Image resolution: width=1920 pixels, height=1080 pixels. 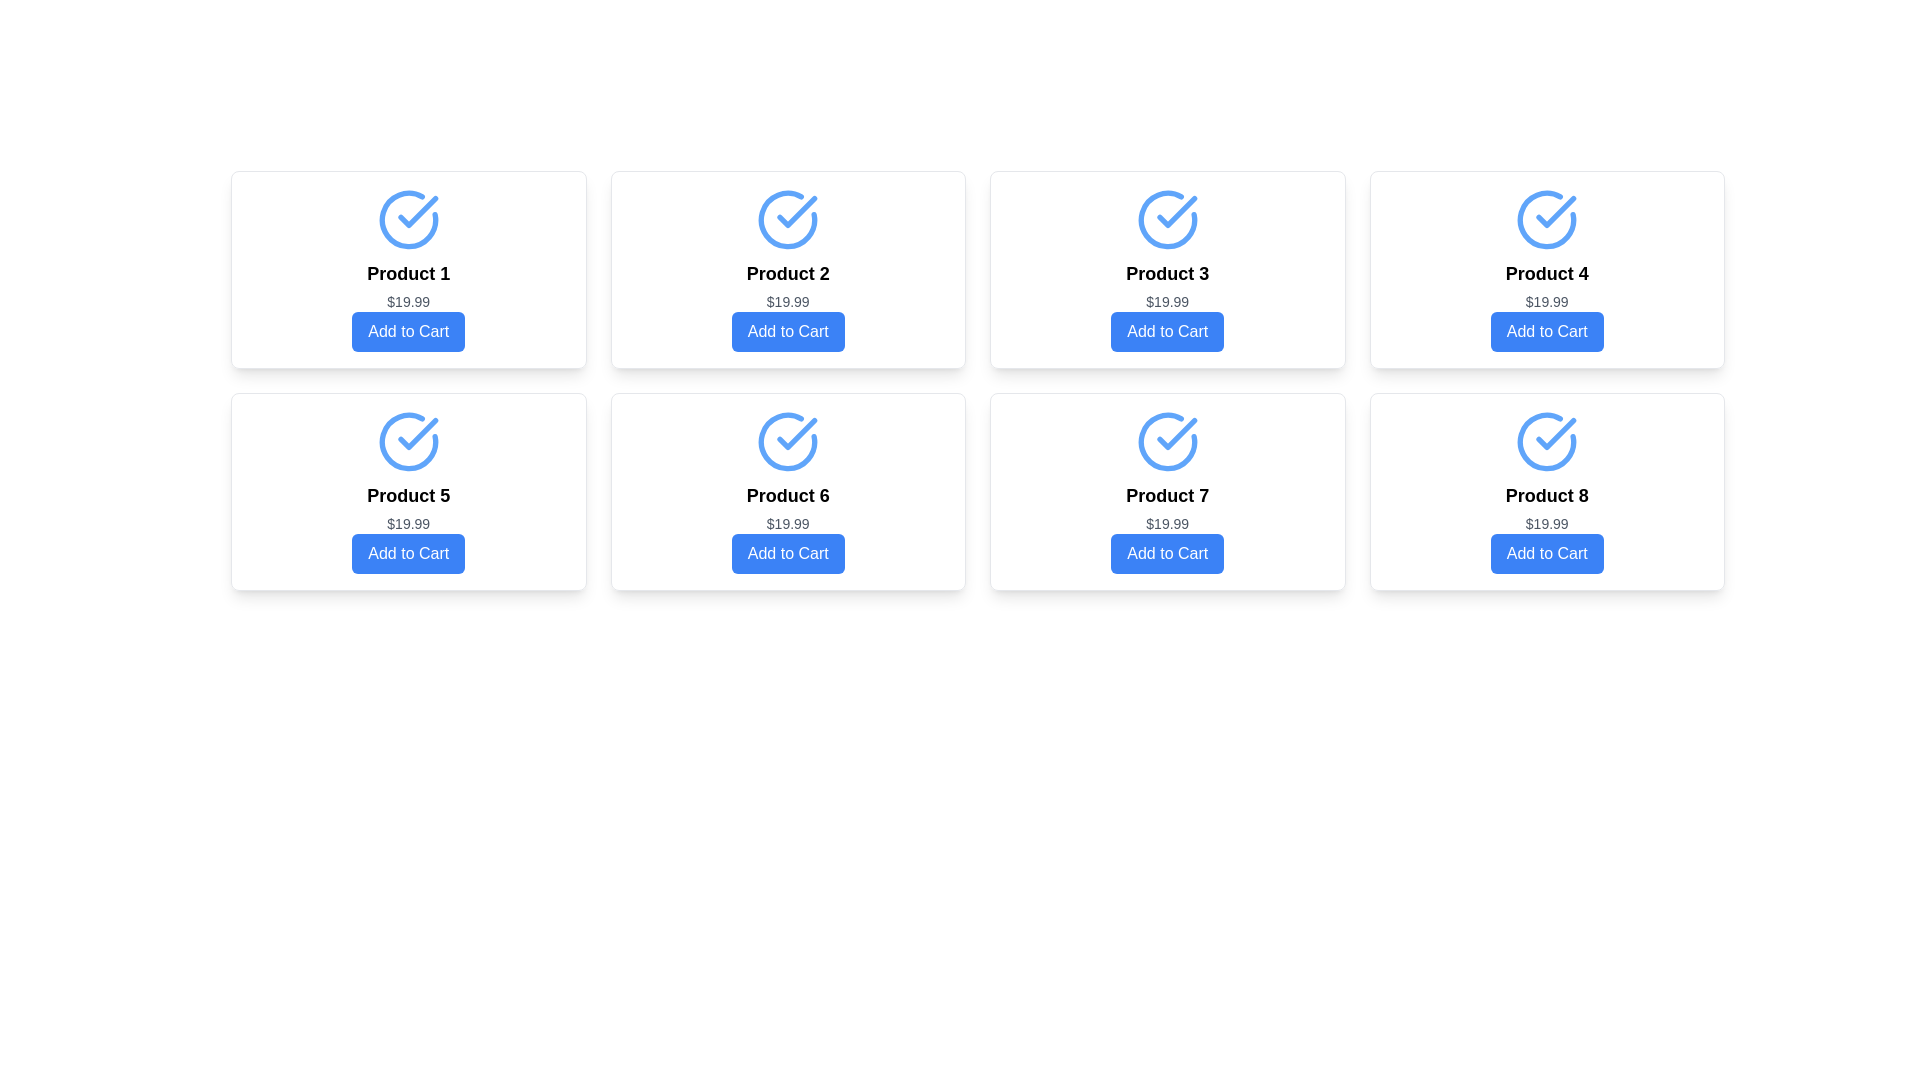 I want to click on the circular icon with a check mark inside, which is styled with a blue outline and located above the text 'Product 5', so click(x=407, y=441).